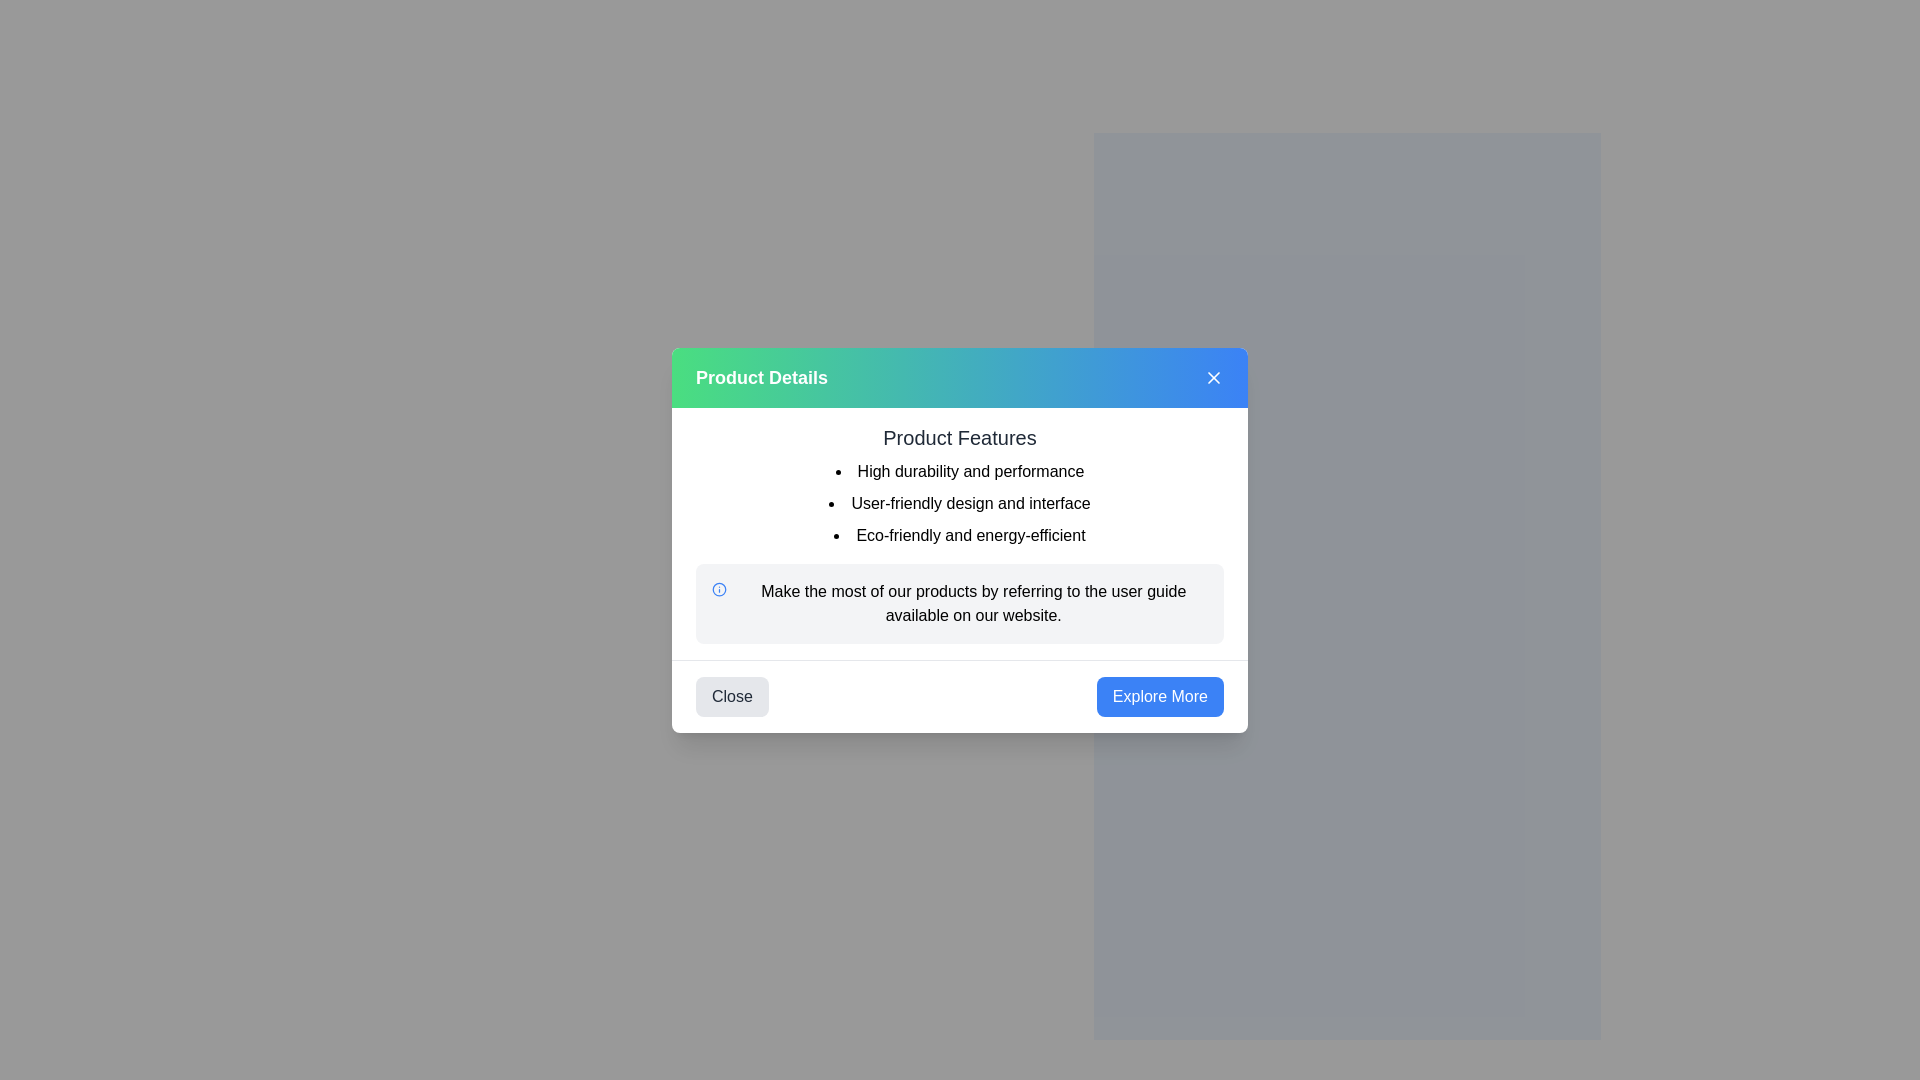 This screenshot has height=1080, width=1920. Describe the element at coordinates (960, 501) in the screenshot. I see `the second item in a vertical bulleted list` at that location.